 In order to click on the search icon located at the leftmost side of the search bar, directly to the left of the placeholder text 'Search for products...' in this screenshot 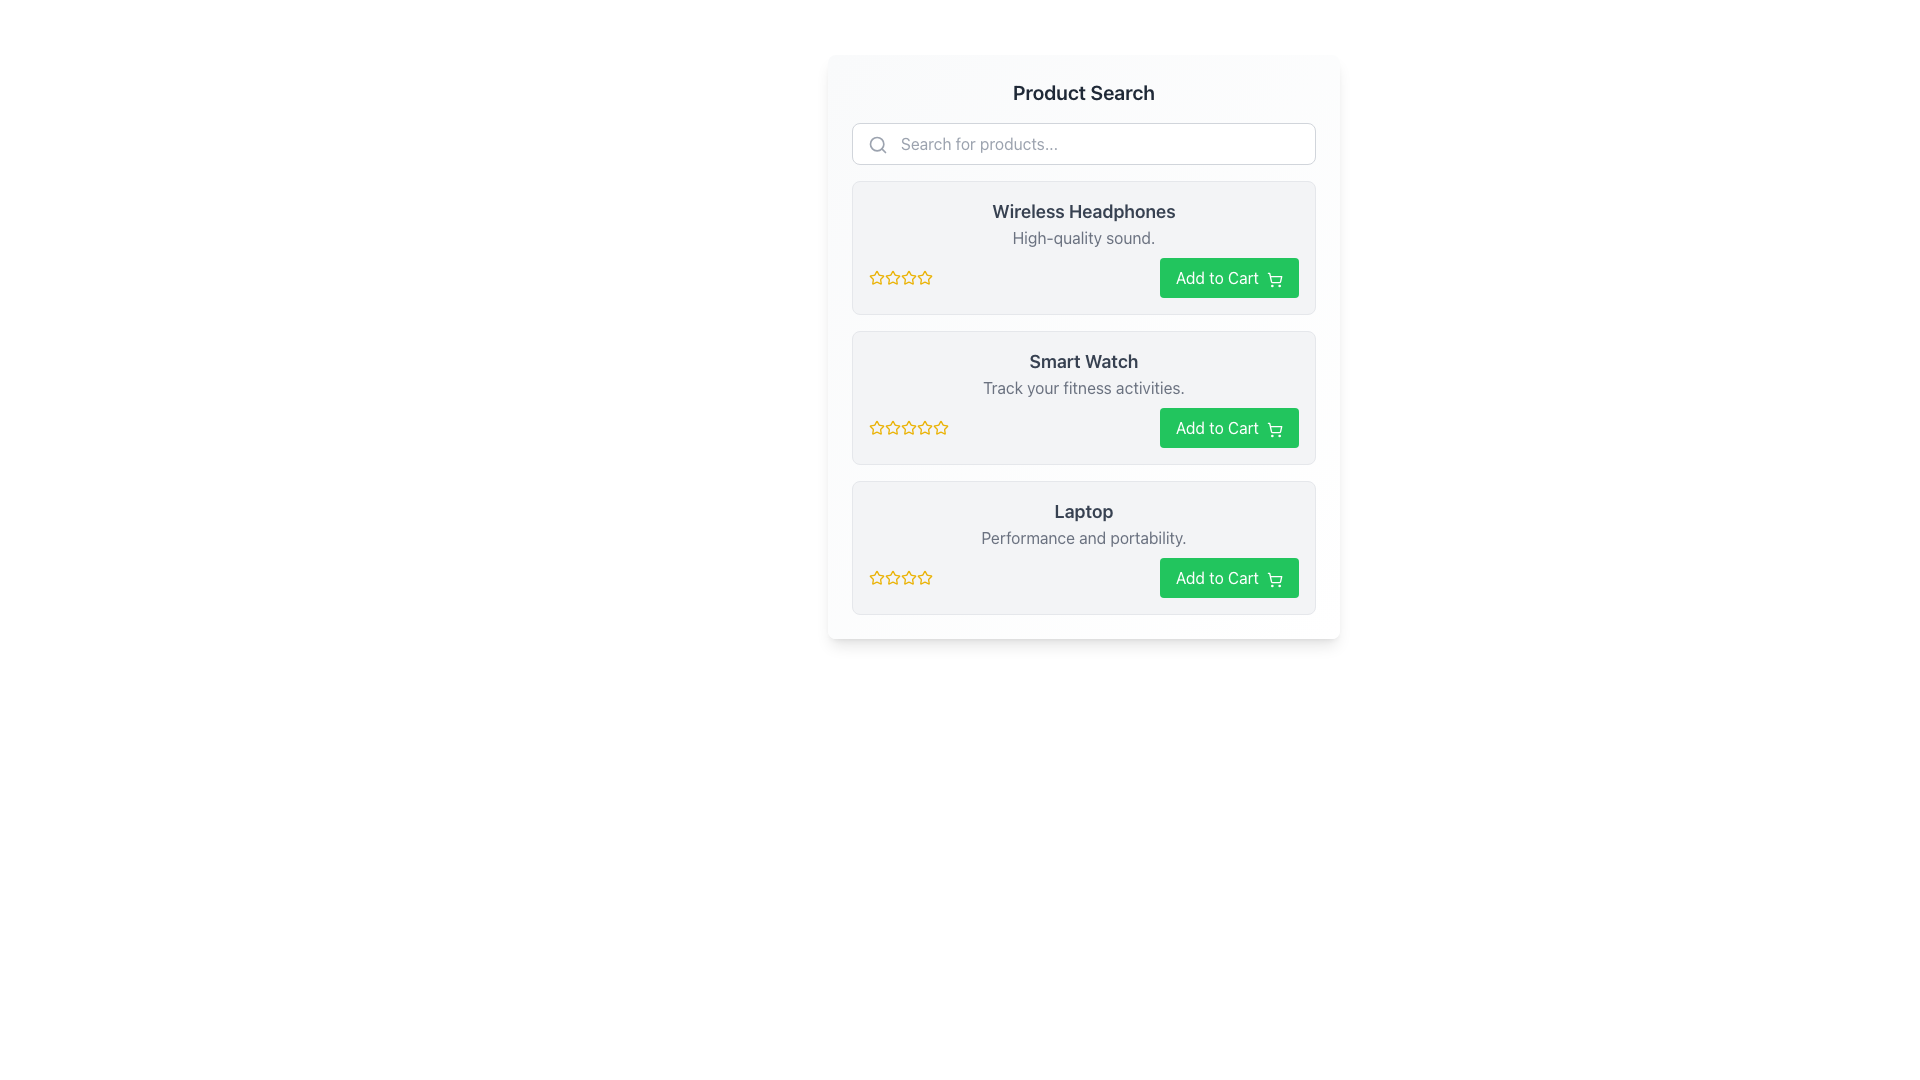, I will do `click(878, 144)`.